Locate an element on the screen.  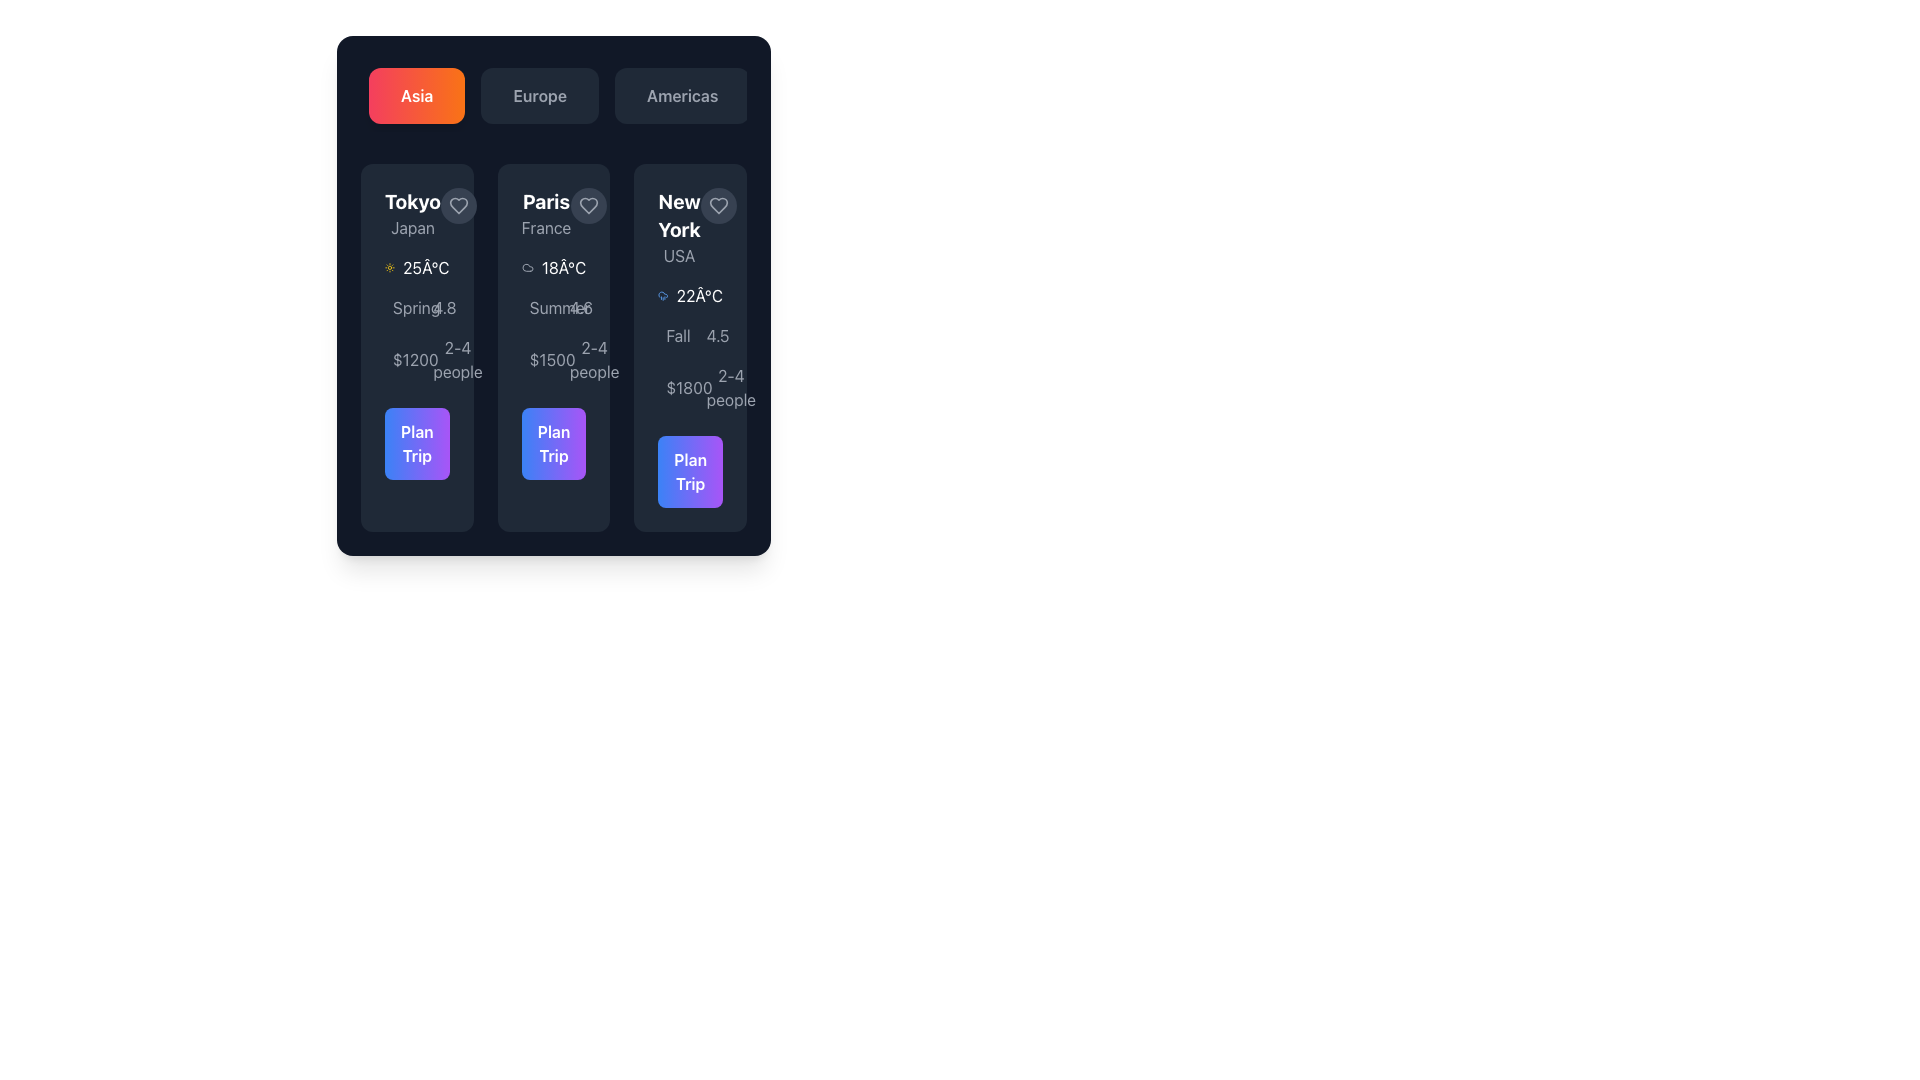
the text label displaying '2-4 people' in gray, which is located in the New York trip card, positioned just below the $1800 price and above the 'Plan Trip' button is located at coordinates (730, 388).